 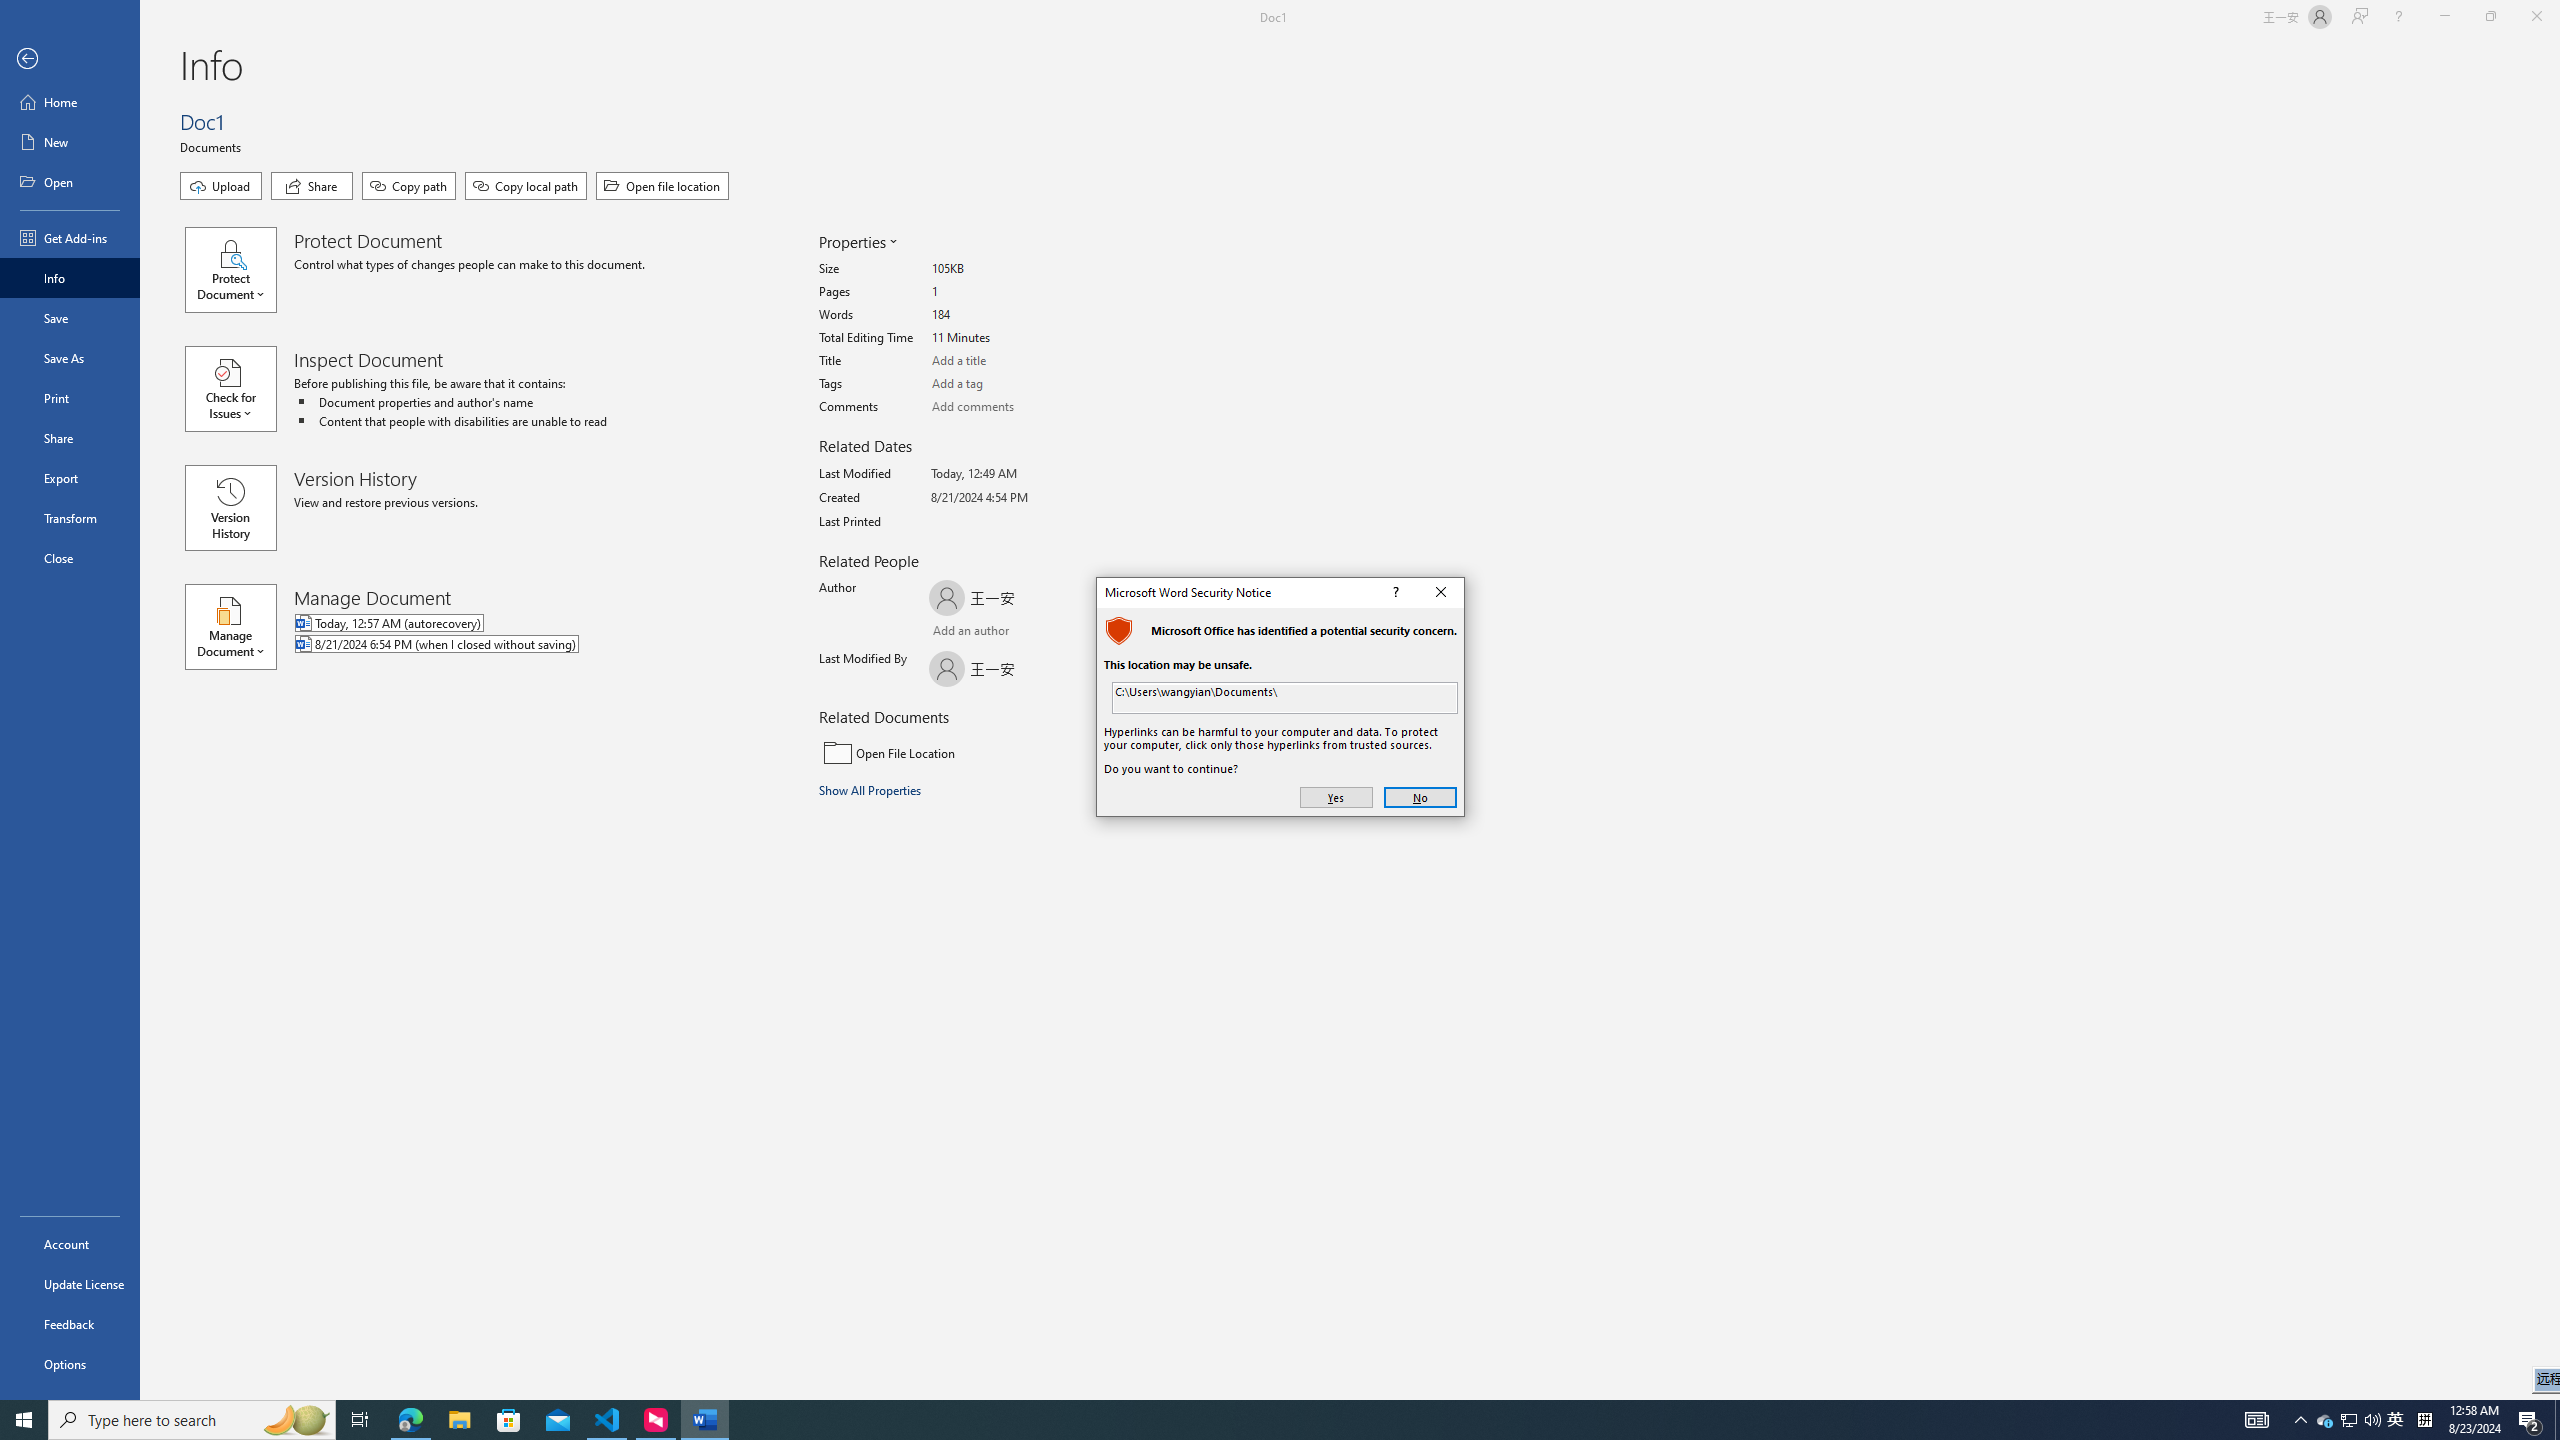 What do you see at coordinates (1336, 796) in the screenshot?
I see `'Yes'` at bounding box center [1336, 796].